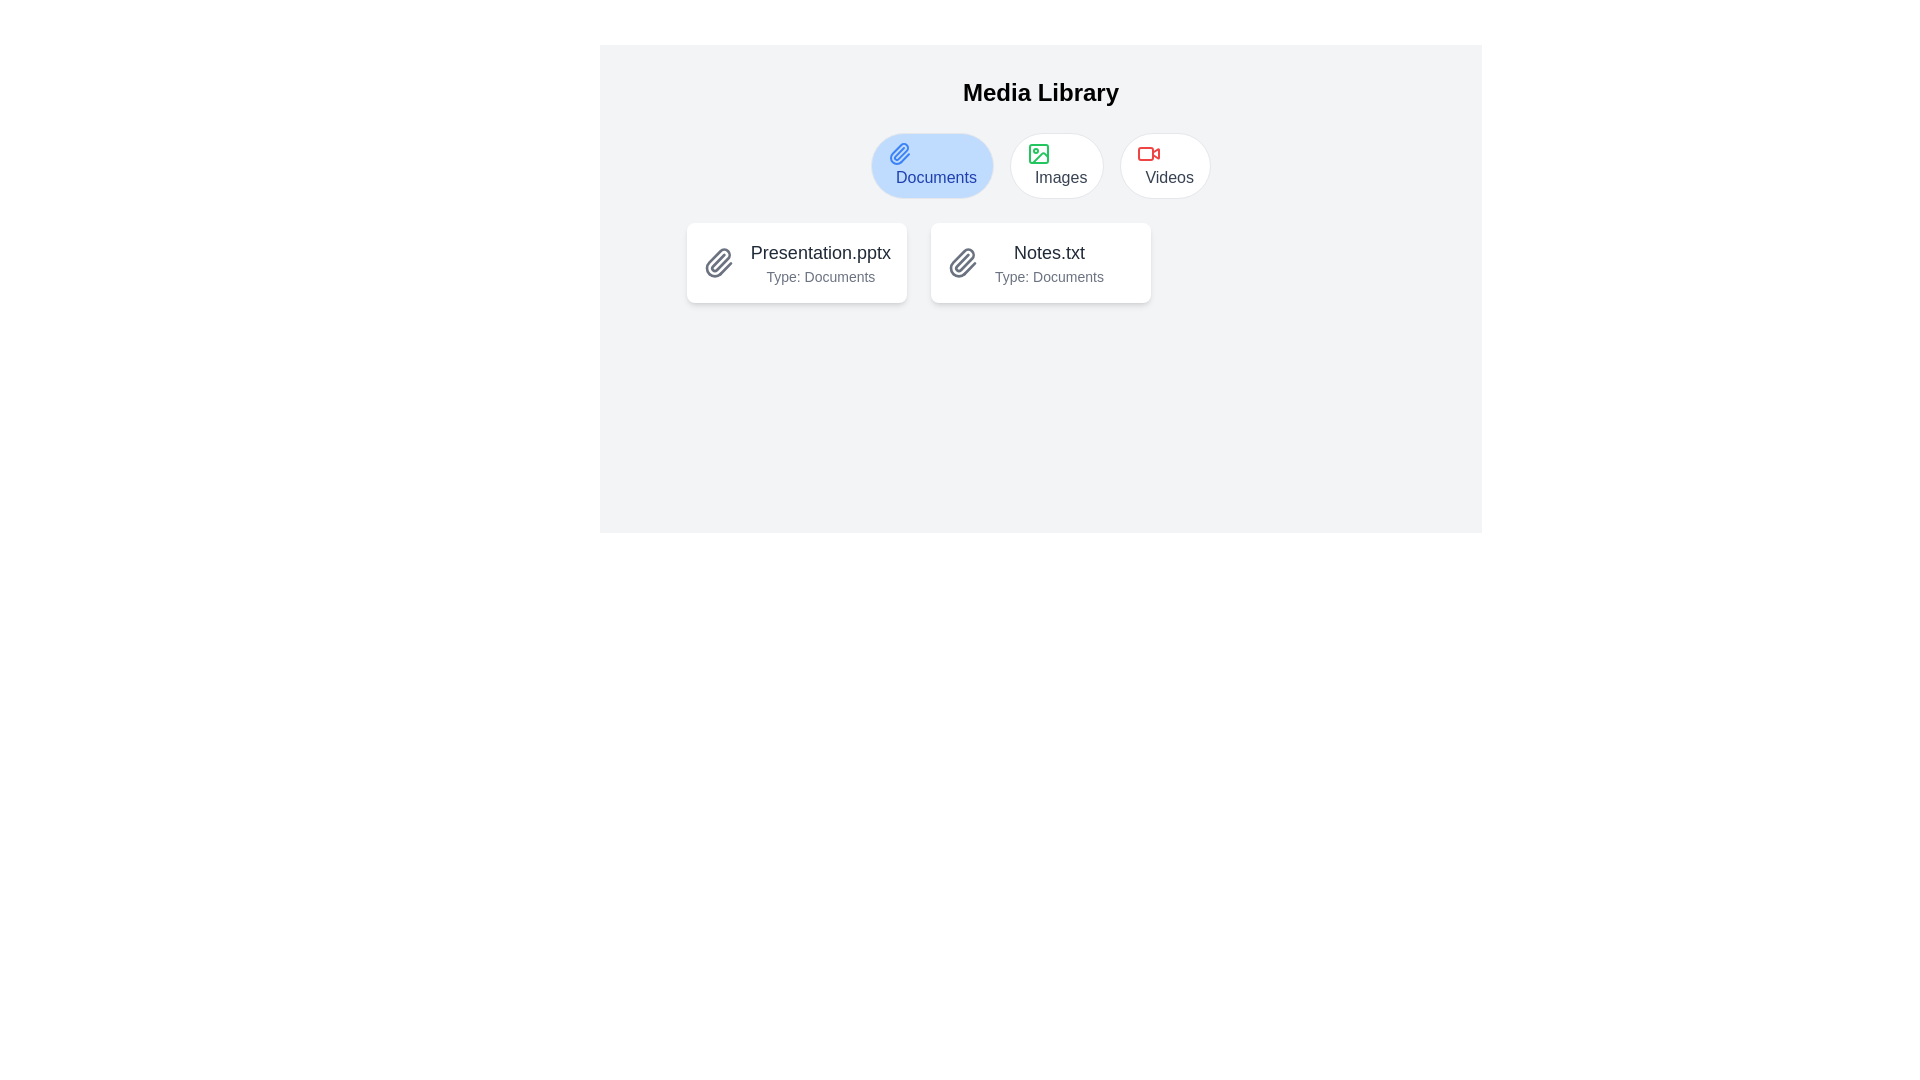 This screenshot has width=1920, height=1080. I want to click on the 'Documents' category selector button to possibly display additional information, so click(931, 164).